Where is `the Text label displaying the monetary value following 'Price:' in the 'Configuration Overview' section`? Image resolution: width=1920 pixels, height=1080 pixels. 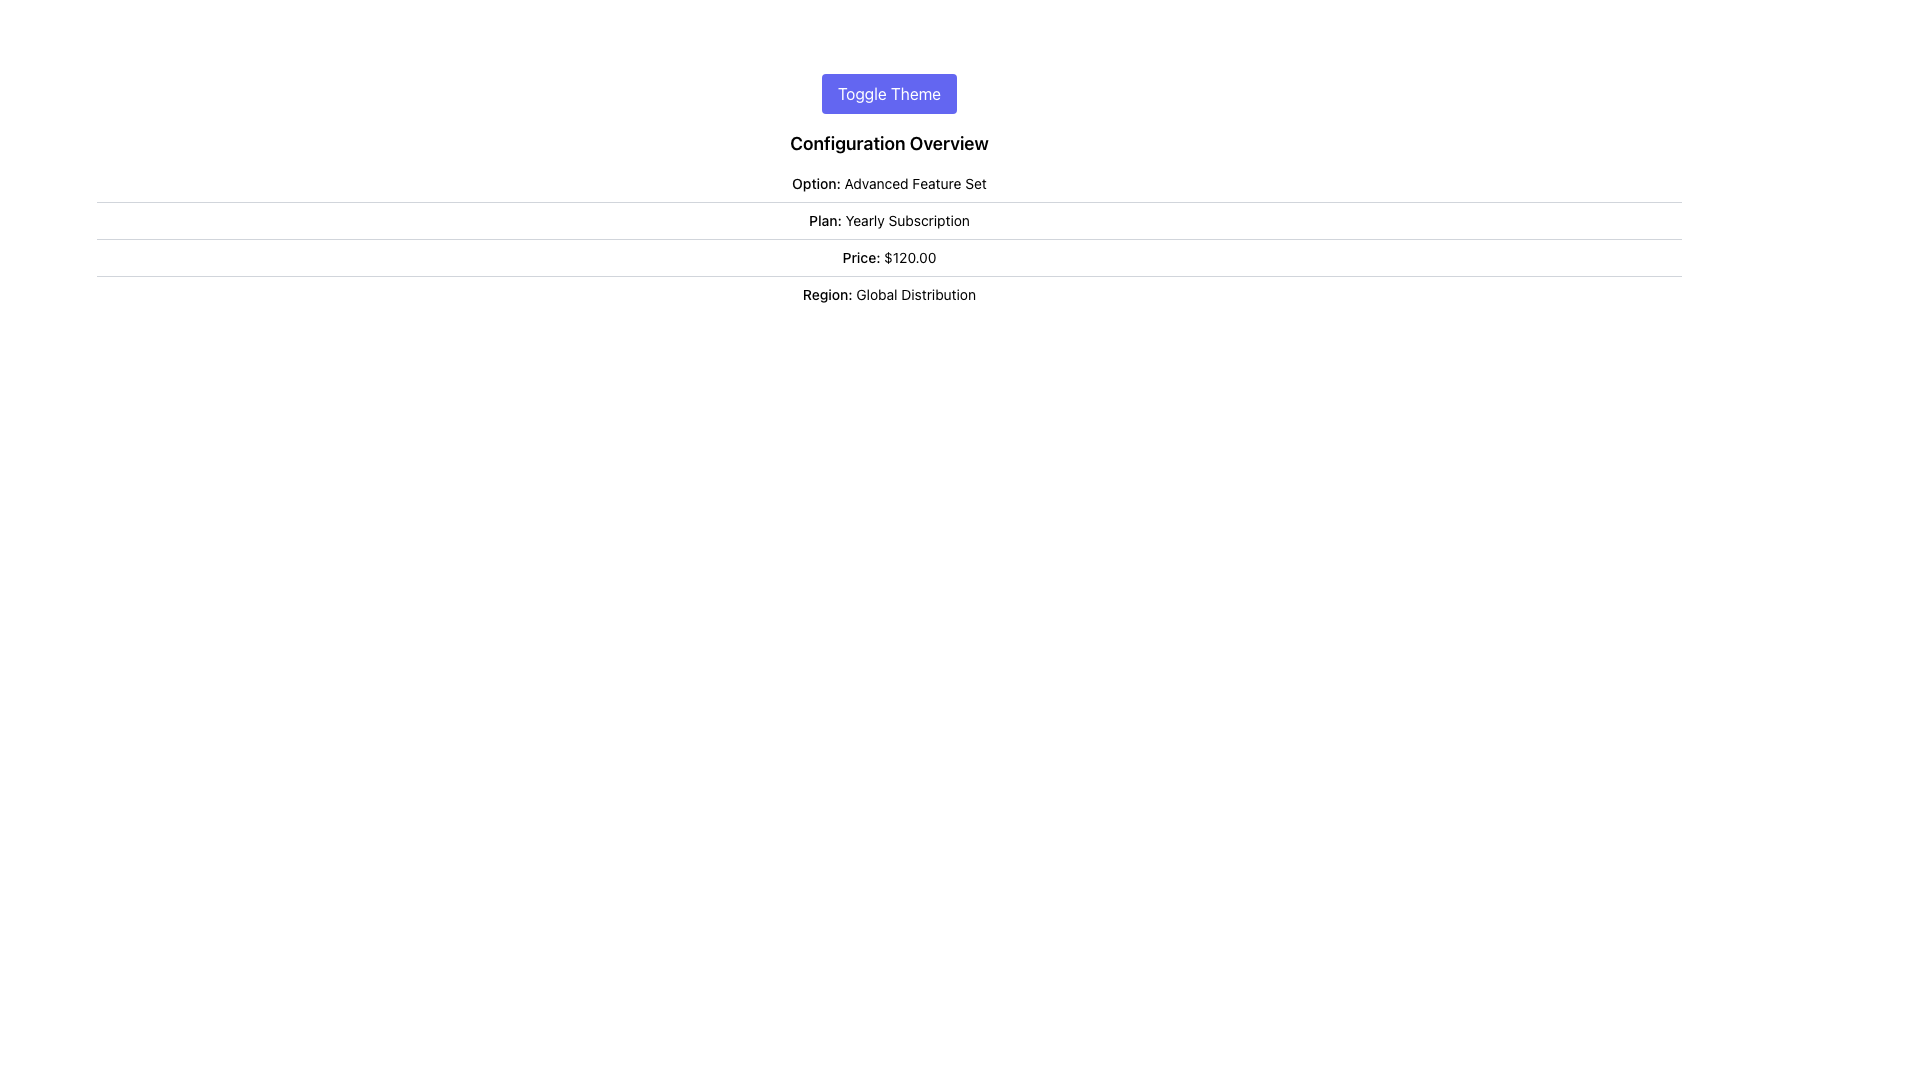
the Text label displaying the monetary value following 'Price:' in the 'Configuration Overview' section is located at coordinates (909, 256).